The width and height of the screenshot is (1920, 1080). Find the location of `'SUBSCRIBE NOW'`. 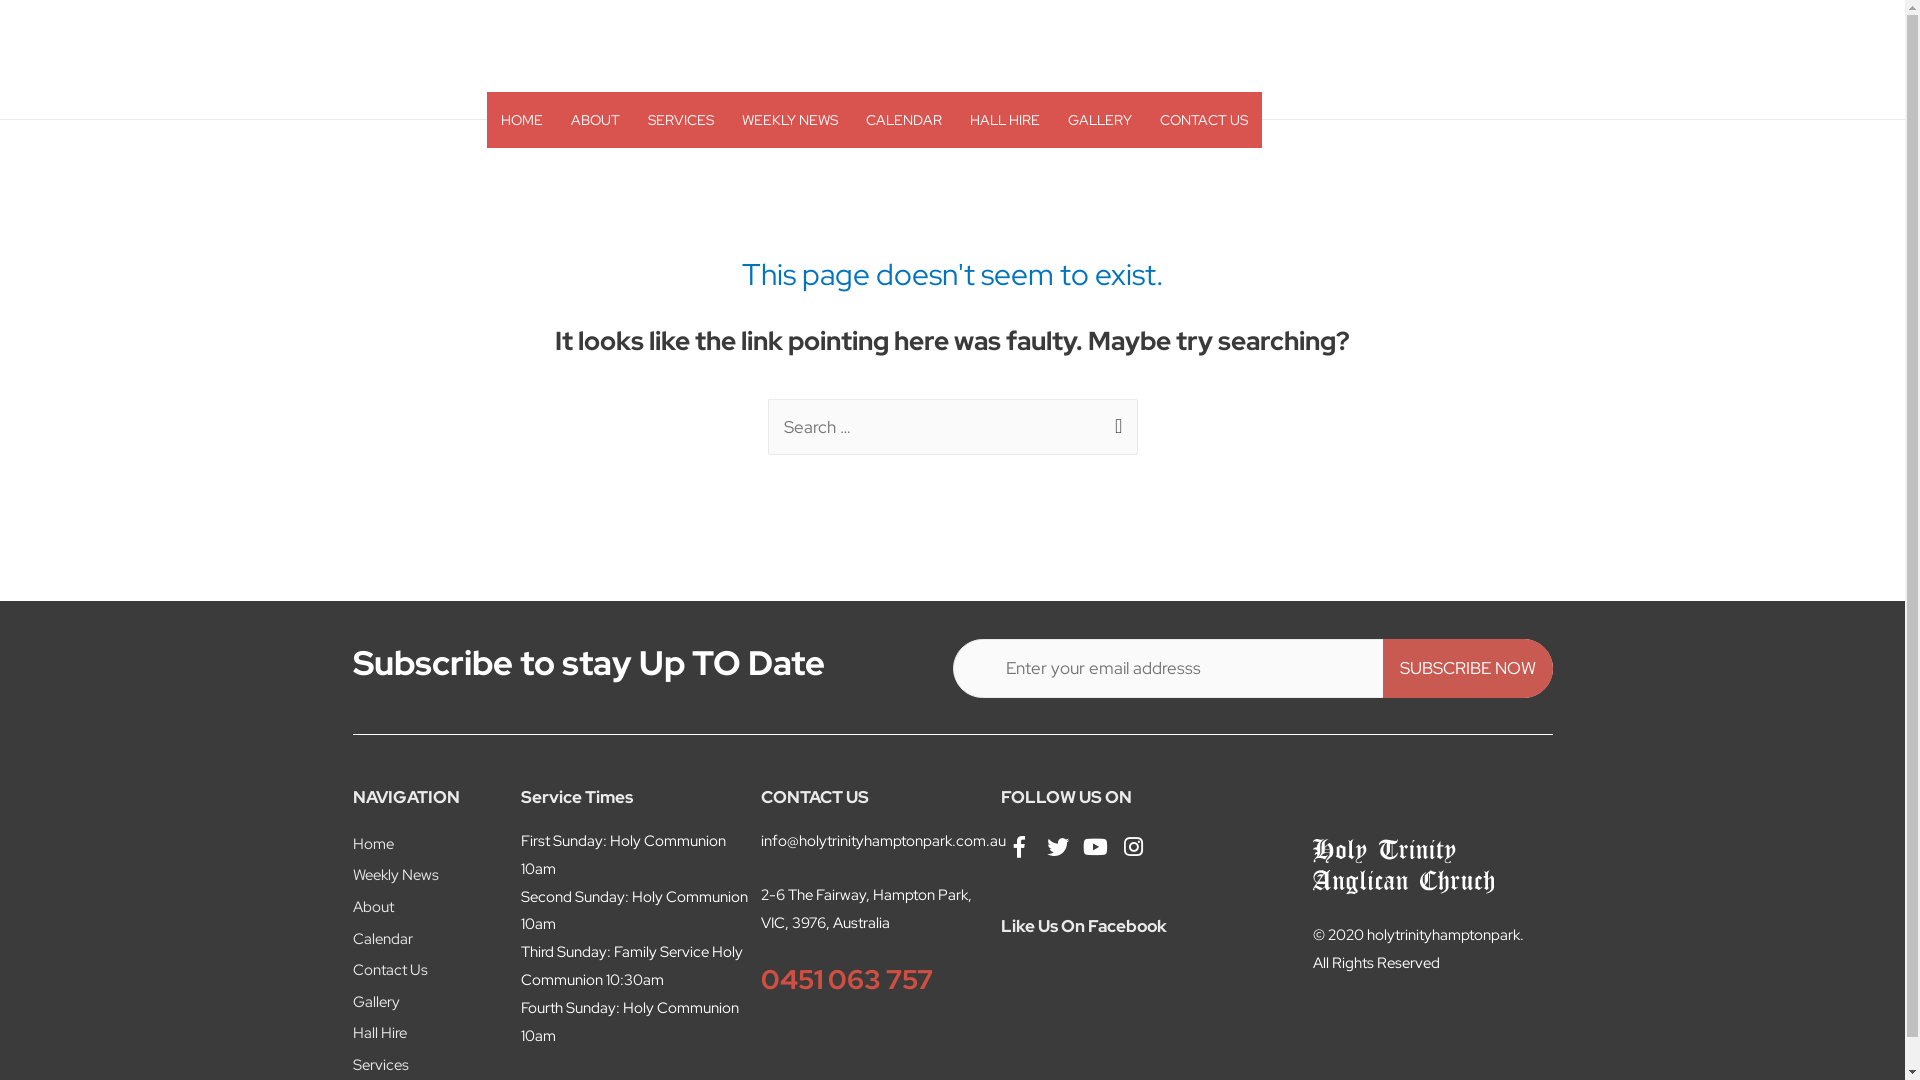

'SUBSCRIBE NOW' is located at coordinates (1381, 668).